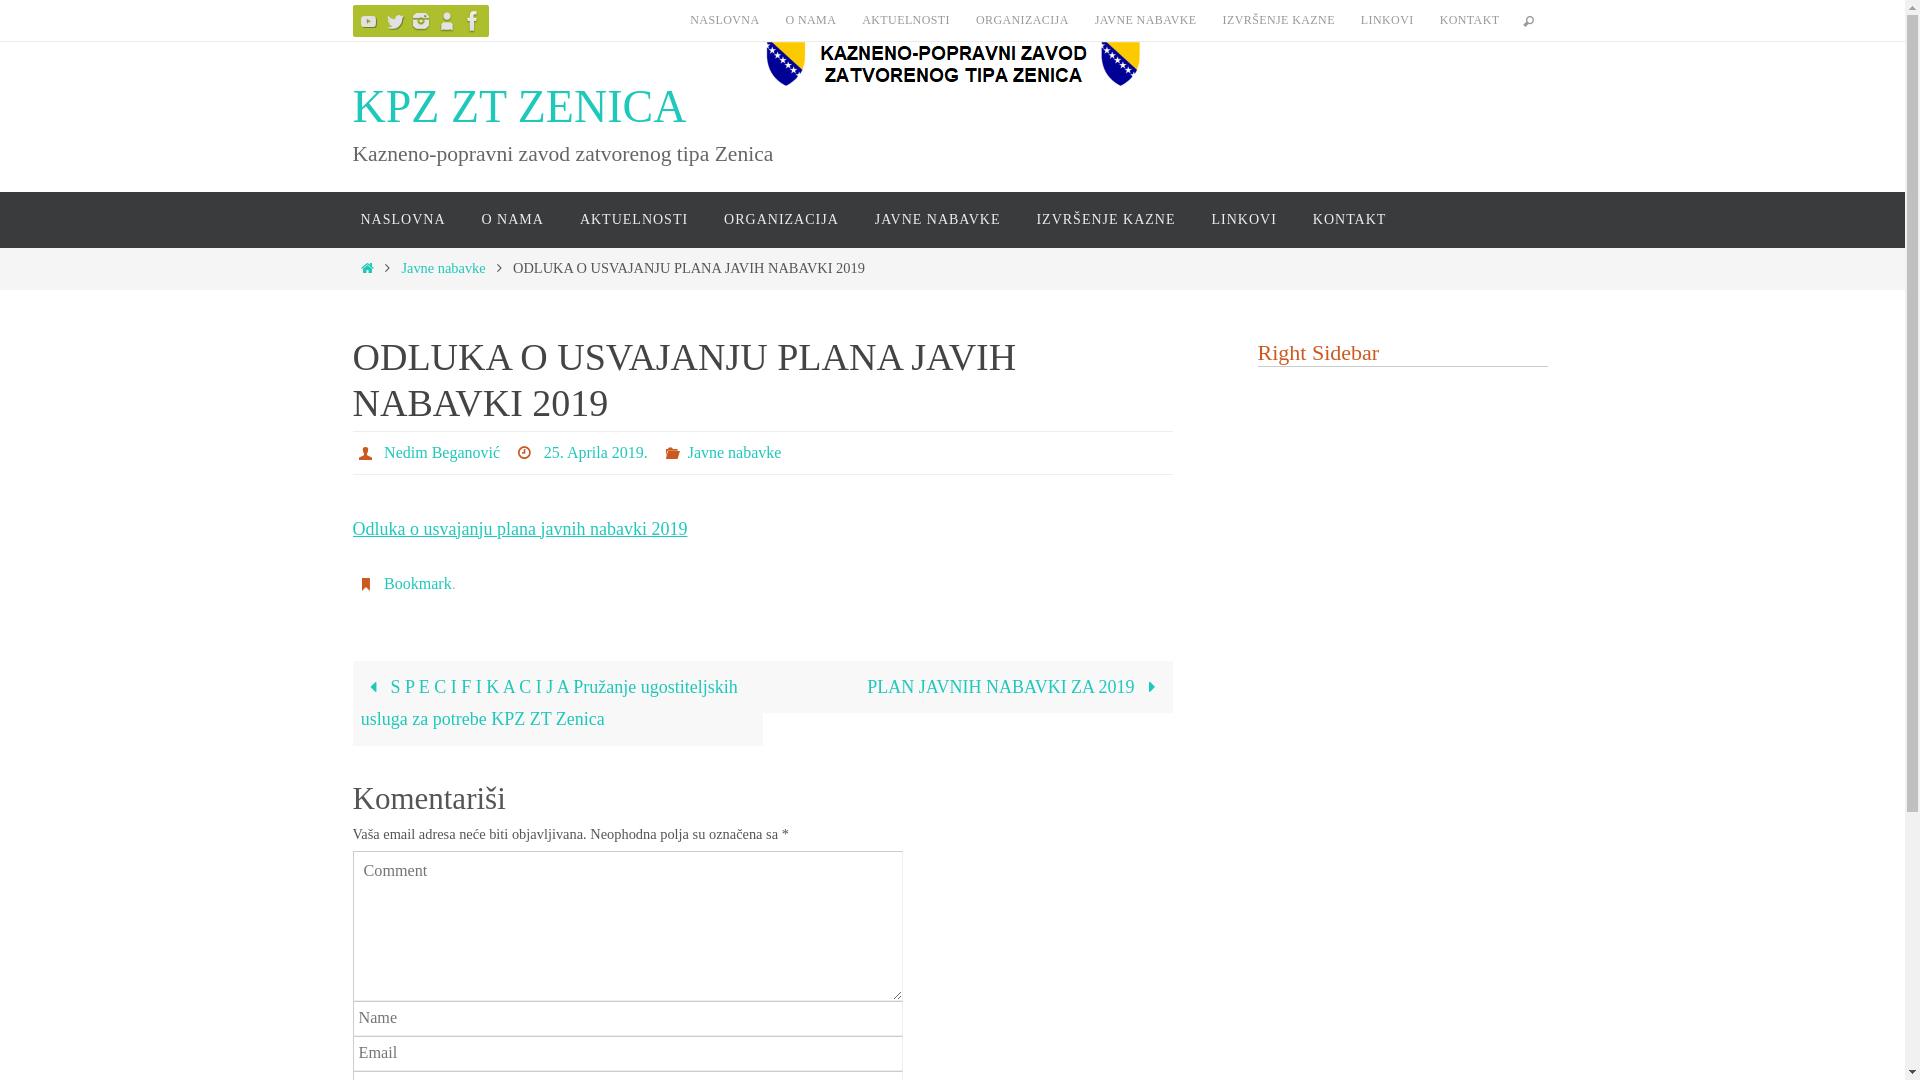  I want to click on 'Bookmark', so click(416, 583).